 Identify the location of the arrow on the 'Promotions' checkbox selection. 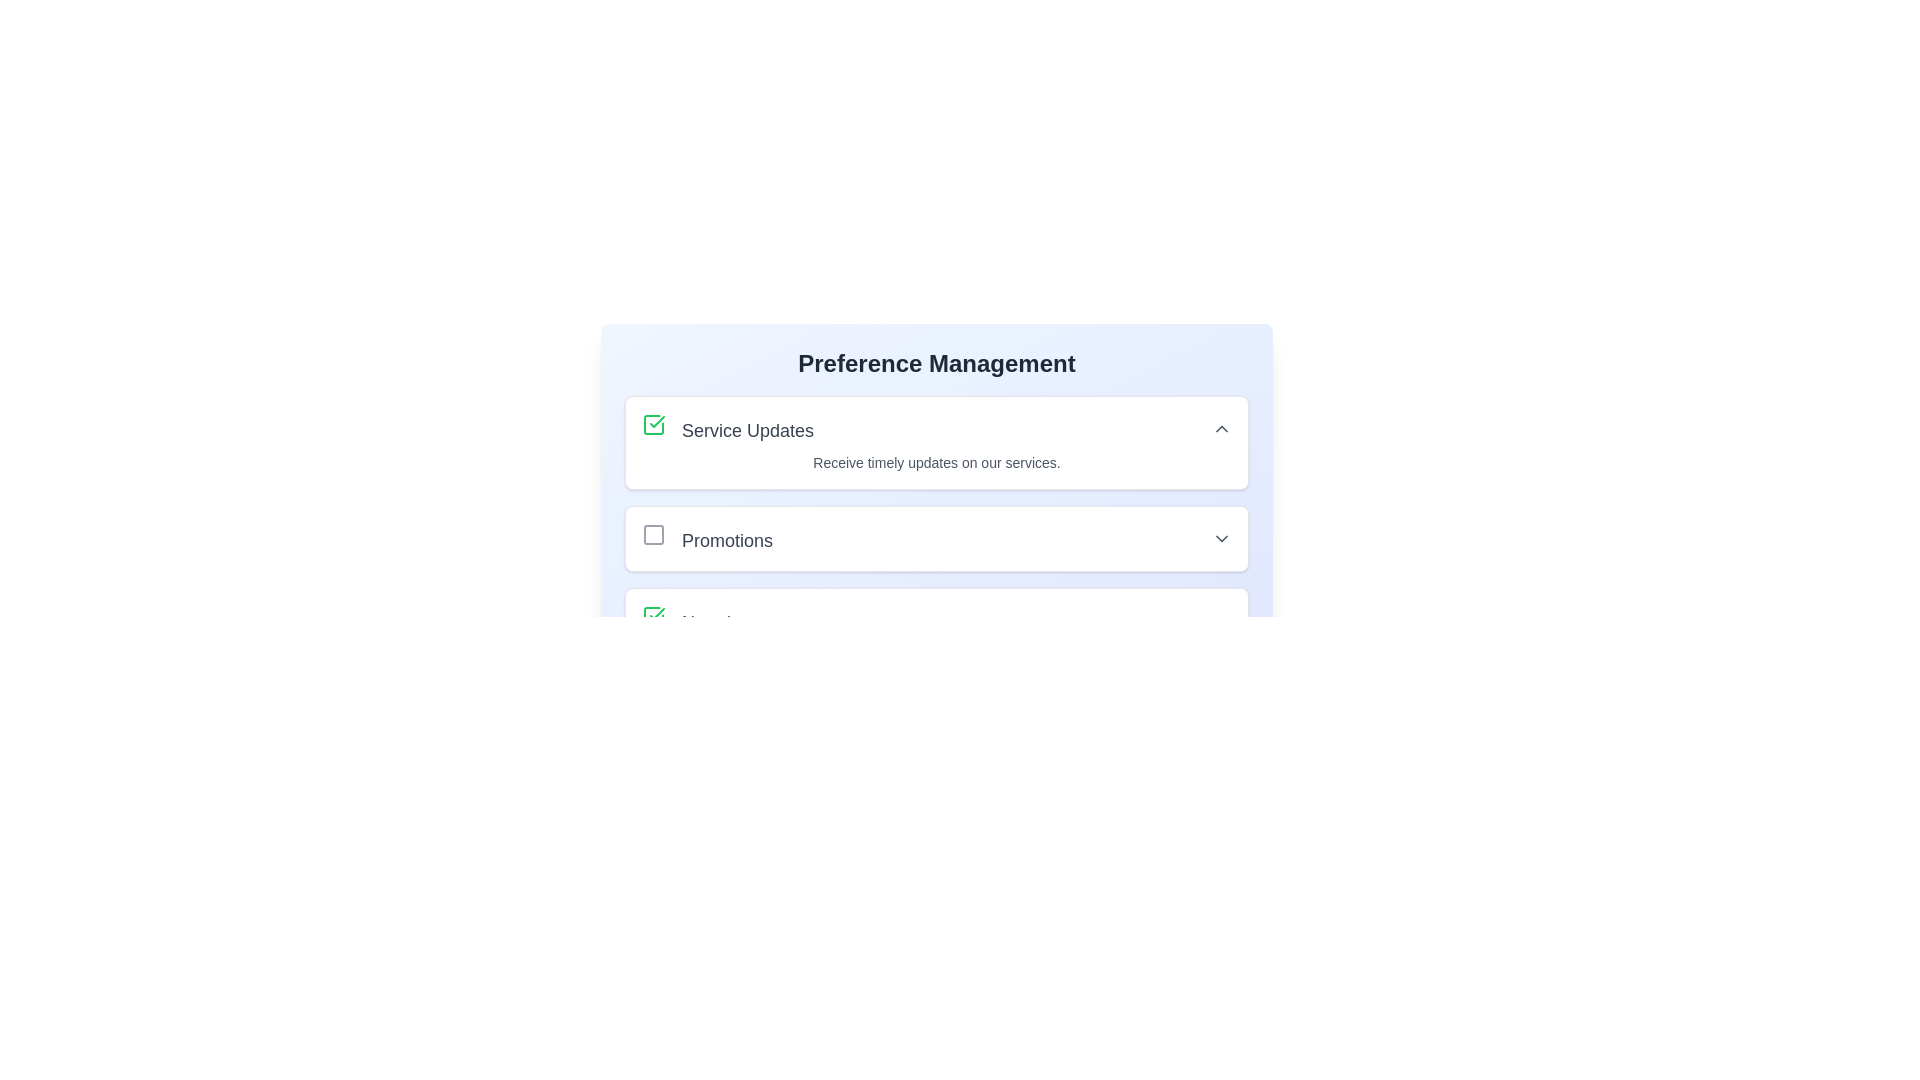
(935, 523).